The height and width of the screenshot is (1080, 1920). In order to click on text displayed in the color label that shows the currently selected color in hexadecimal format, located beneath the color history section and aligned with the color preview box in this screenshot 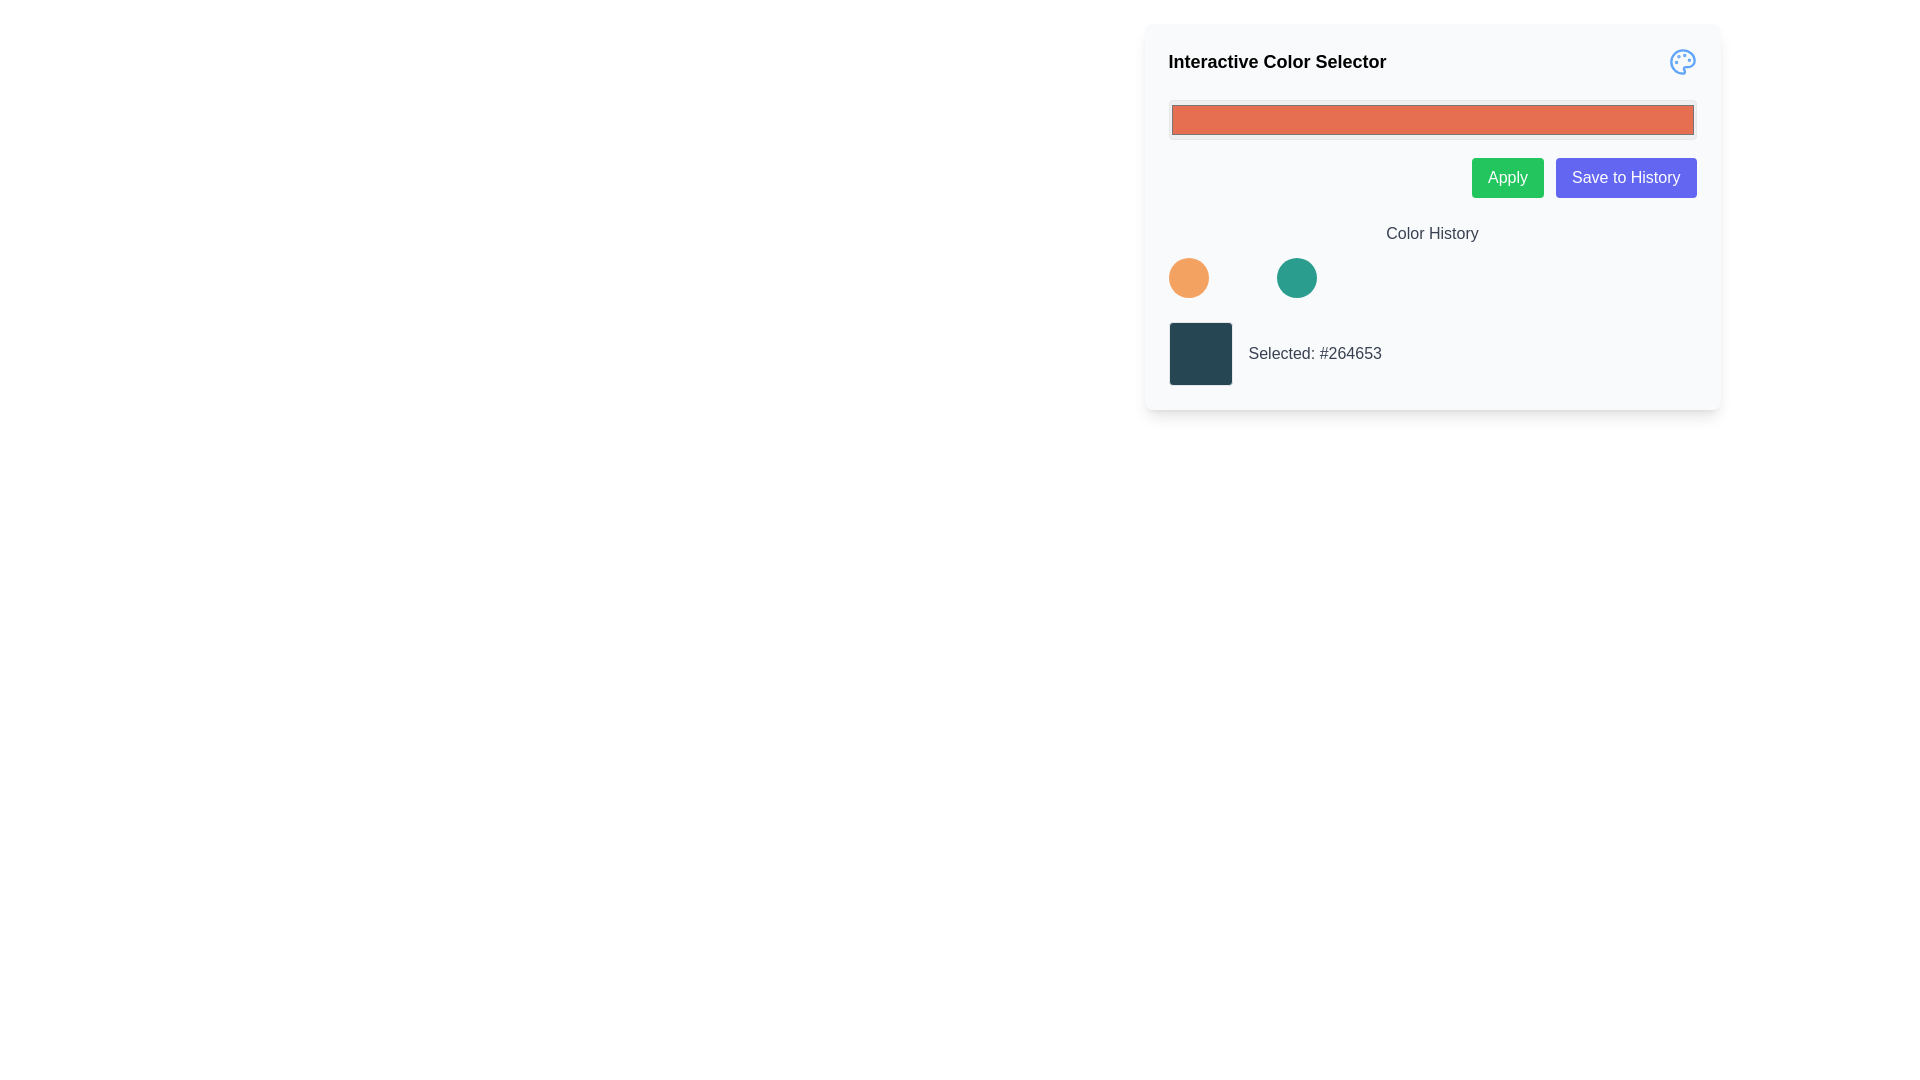, I will do `click(1315, 353)`.